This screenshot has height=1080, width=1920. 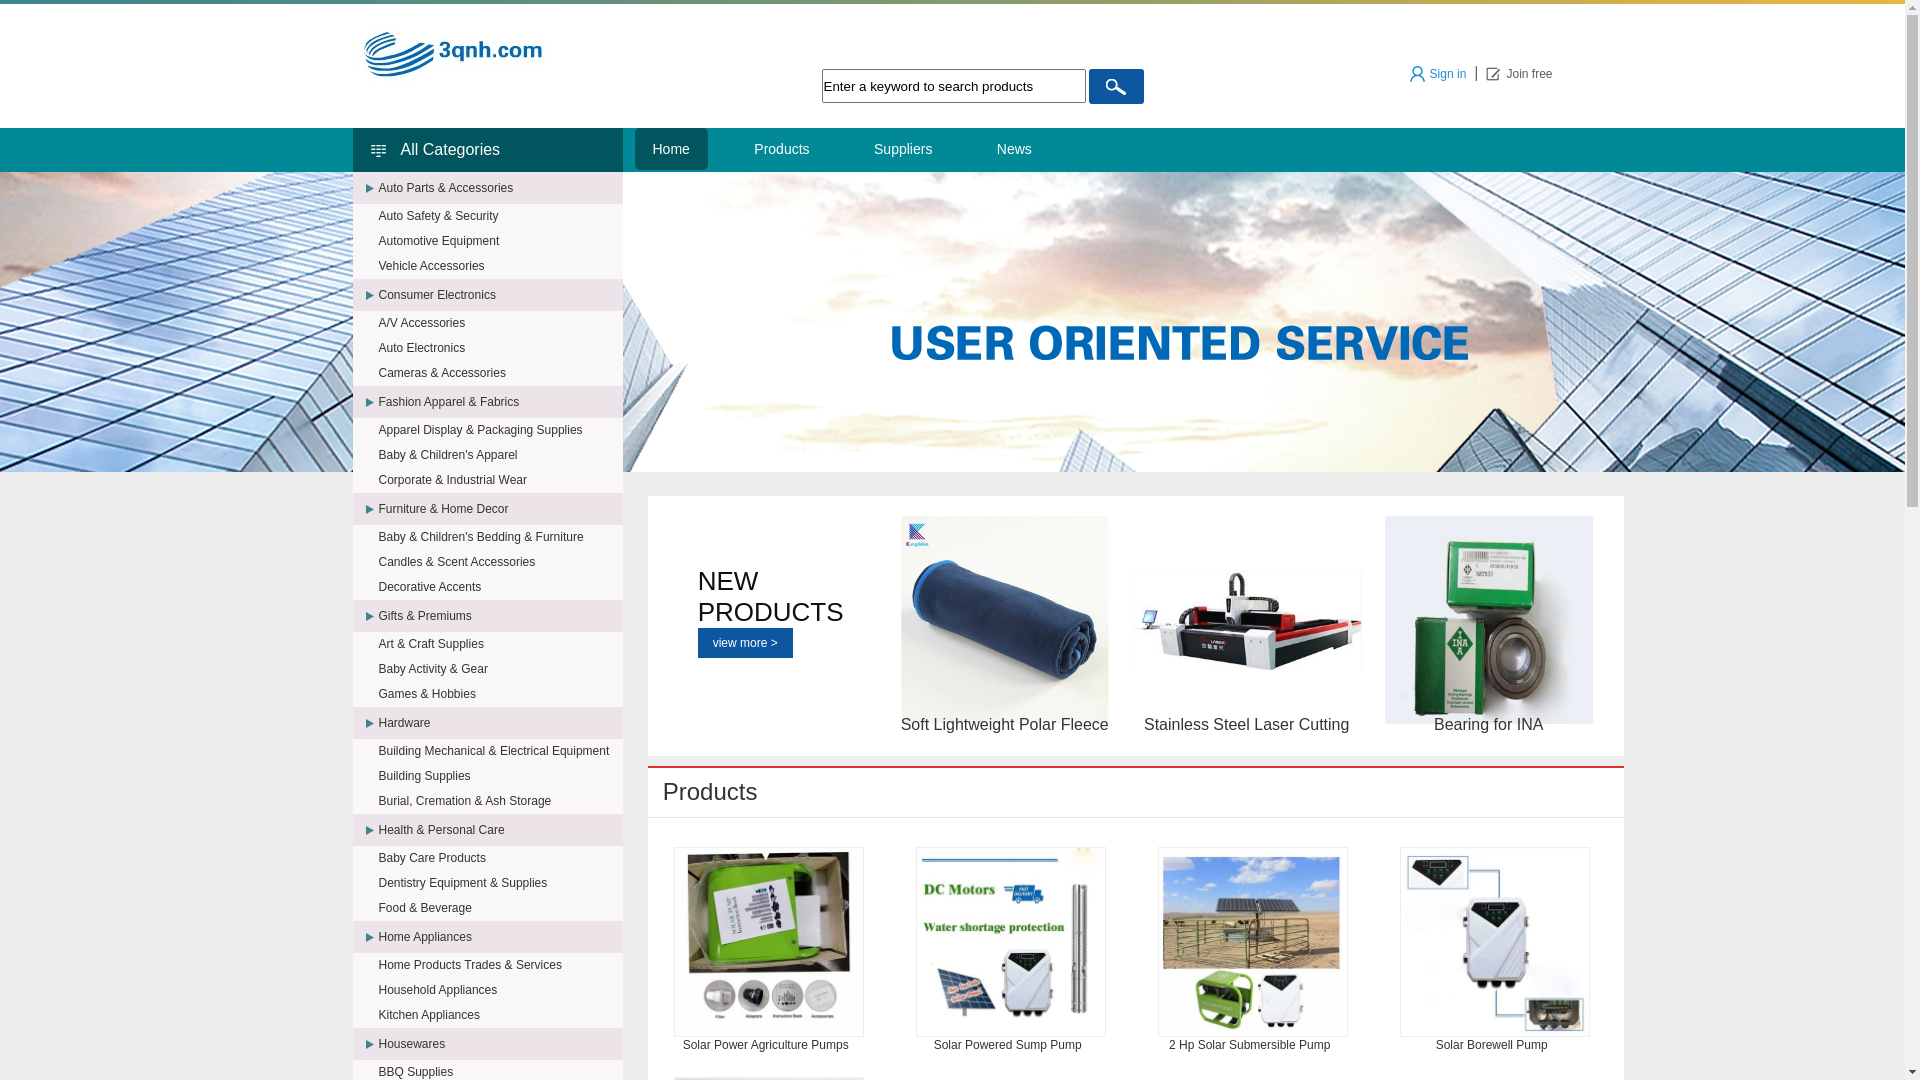 What do you see at coordinates (499, 294) in the screenshot?
I see `'Consumer Electronics'` at bounding box center [499, 294].